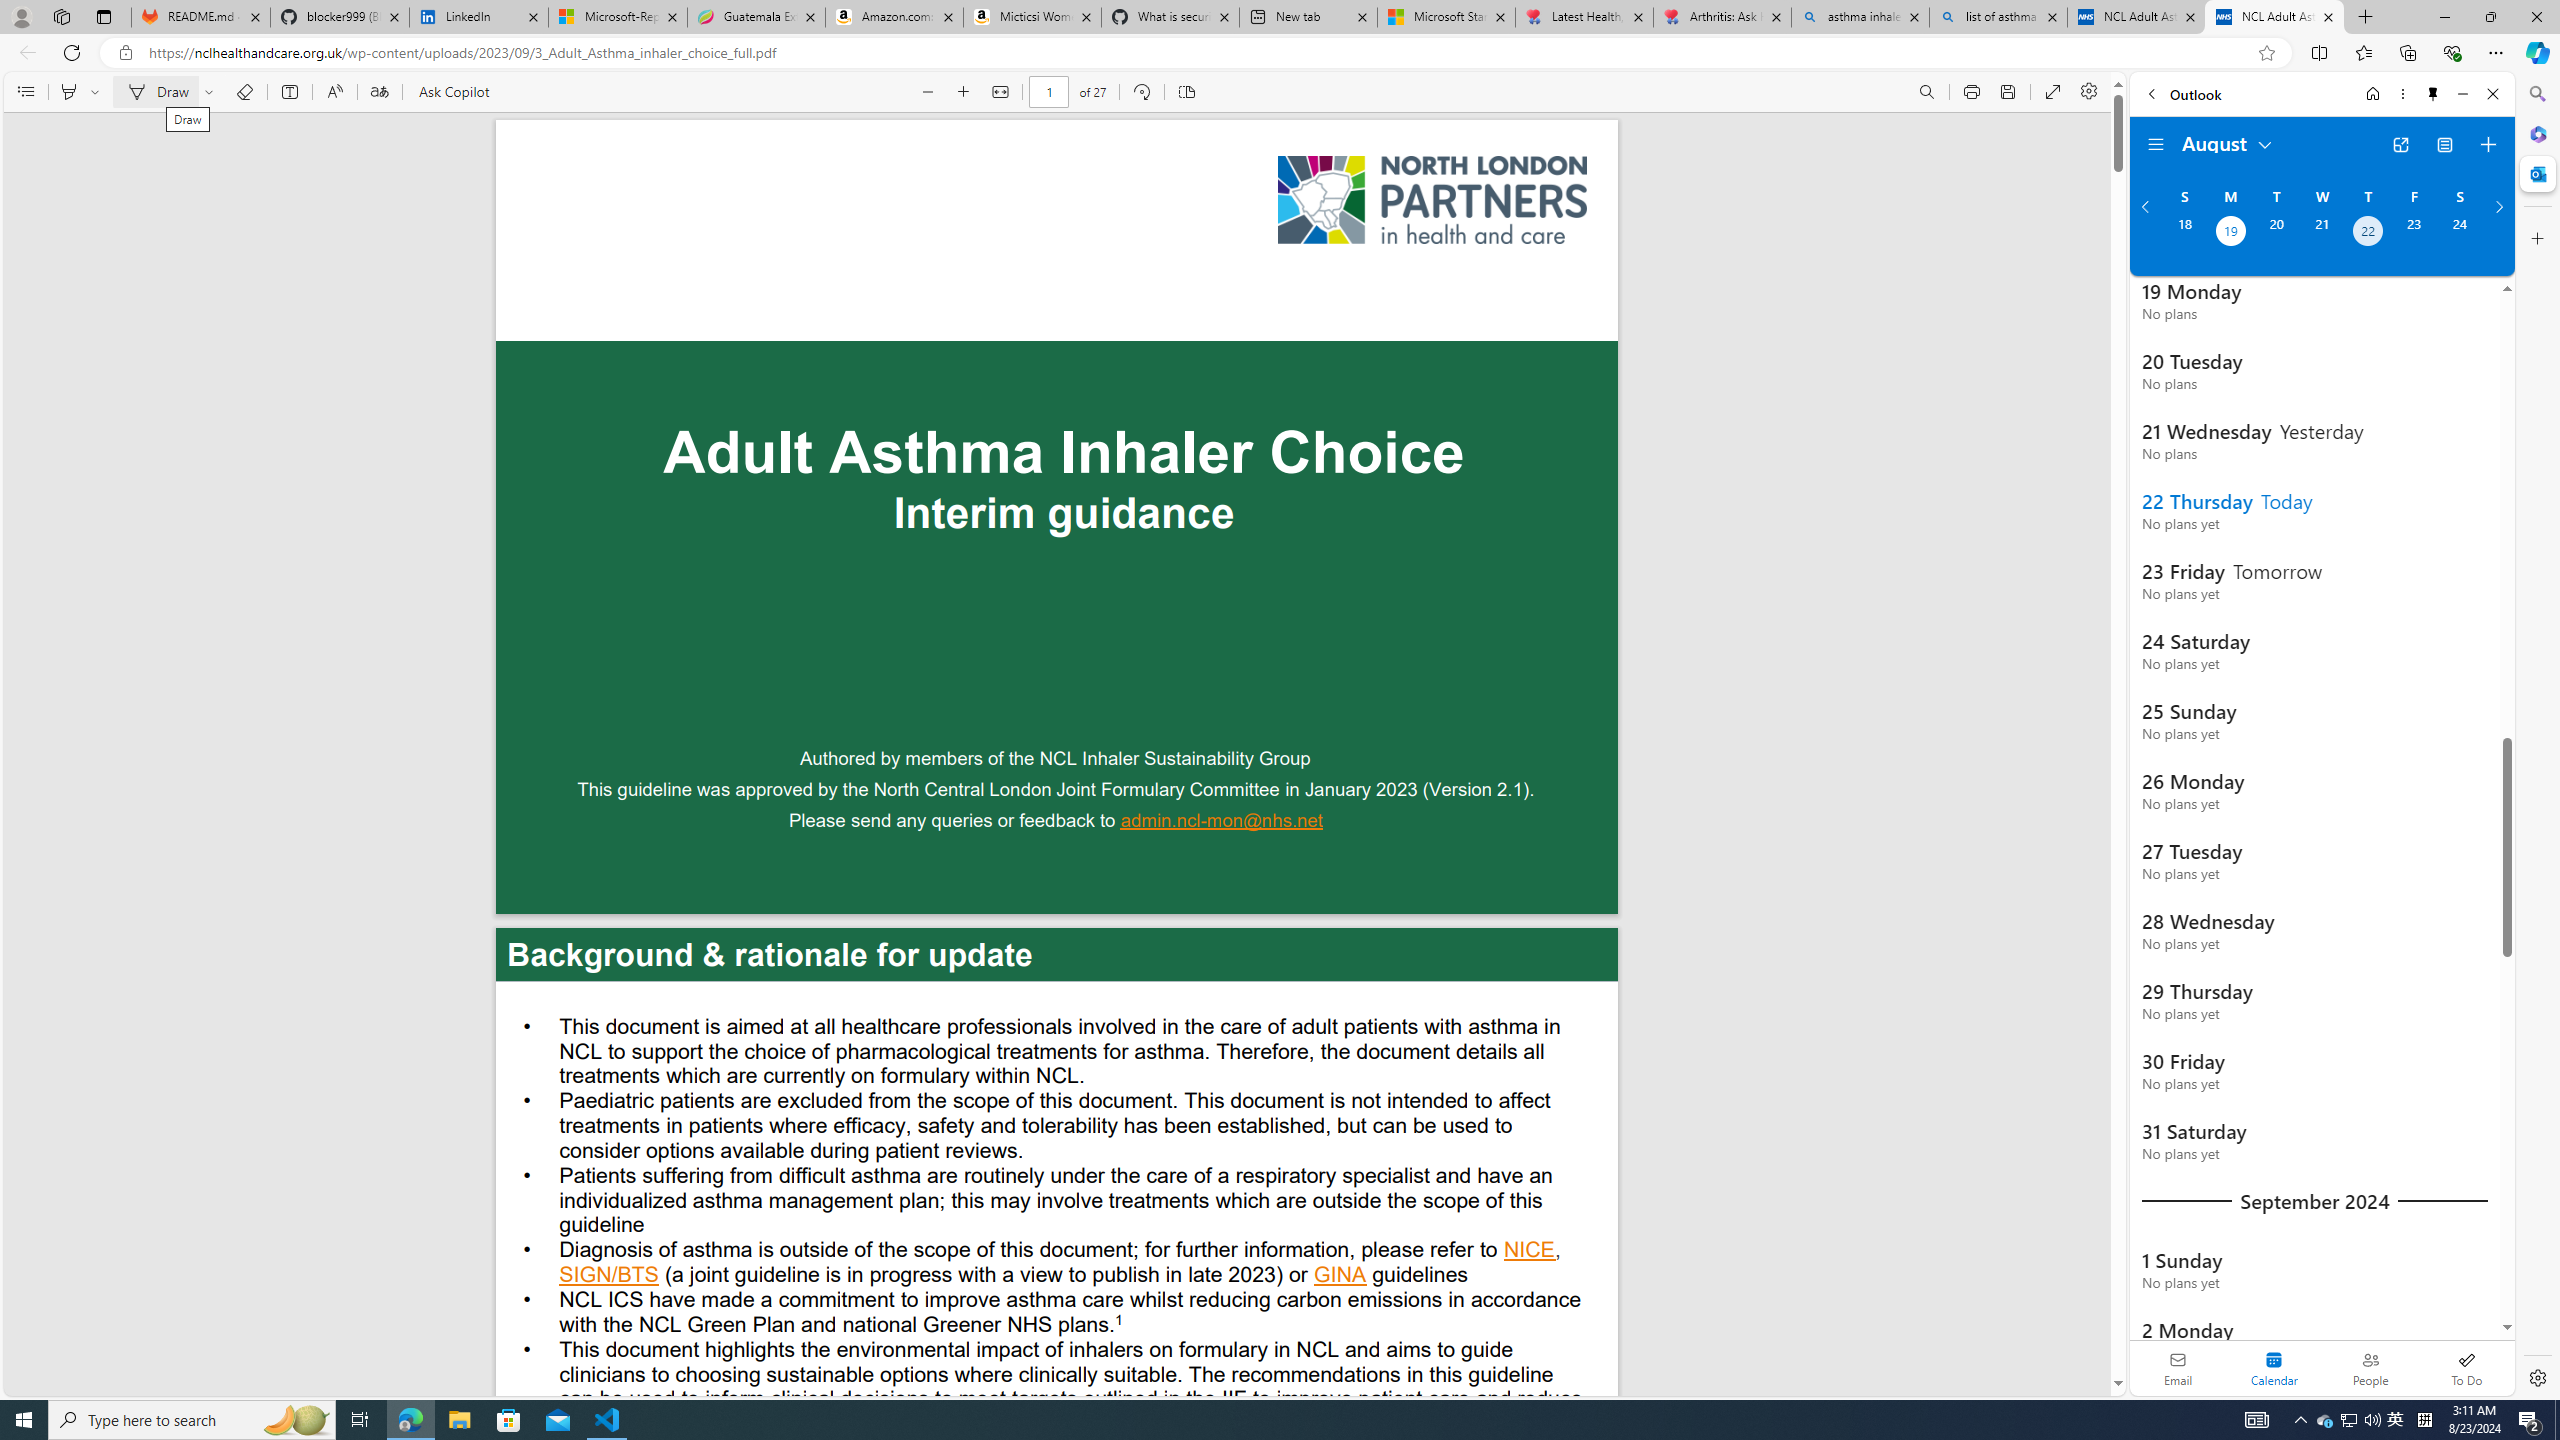 The image size is (2560, 1440). I want to click on 'GINA ', so click(1340, 1276).